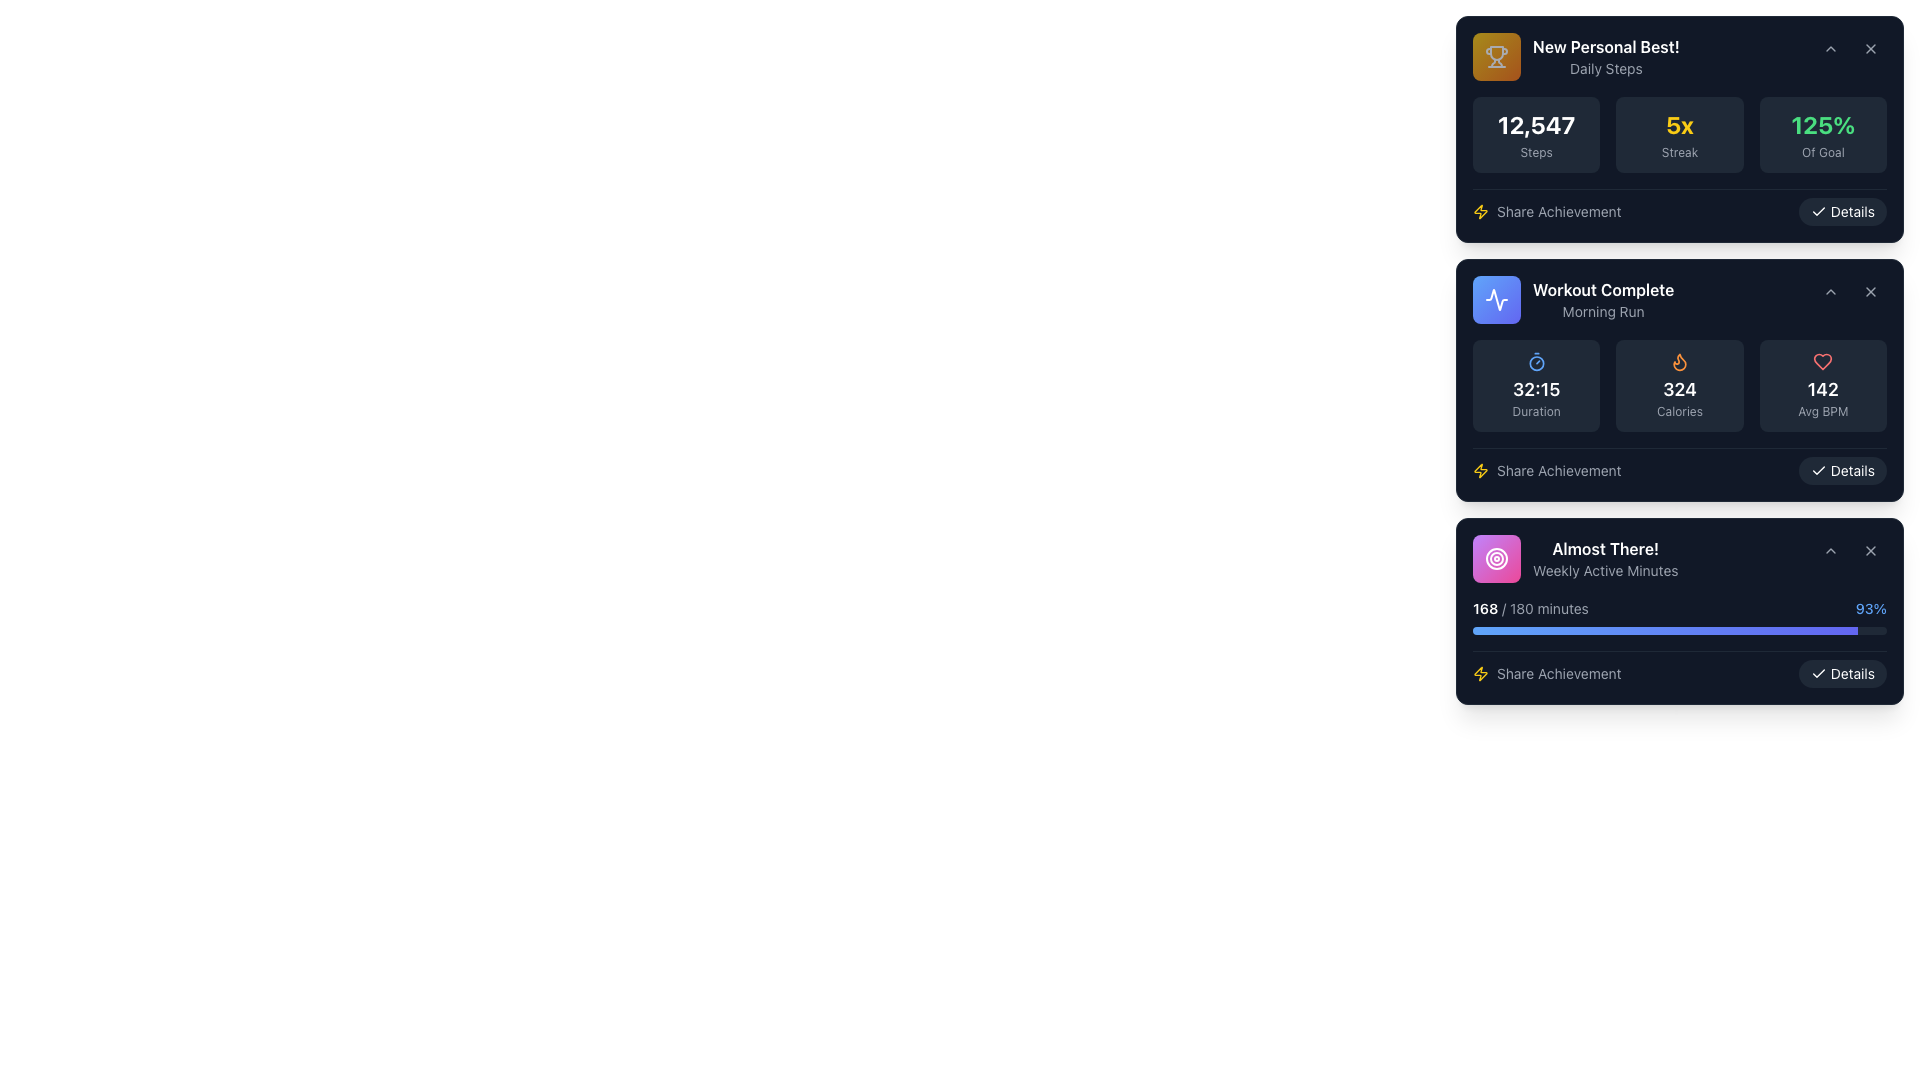 The width and height of the screenshot is (1920, 1080). I want to click on the label with the text 'Almost There!' and the accompanying gradient icon with a target symbol, located in the third card of a vertical stack, so click(1574, 559).